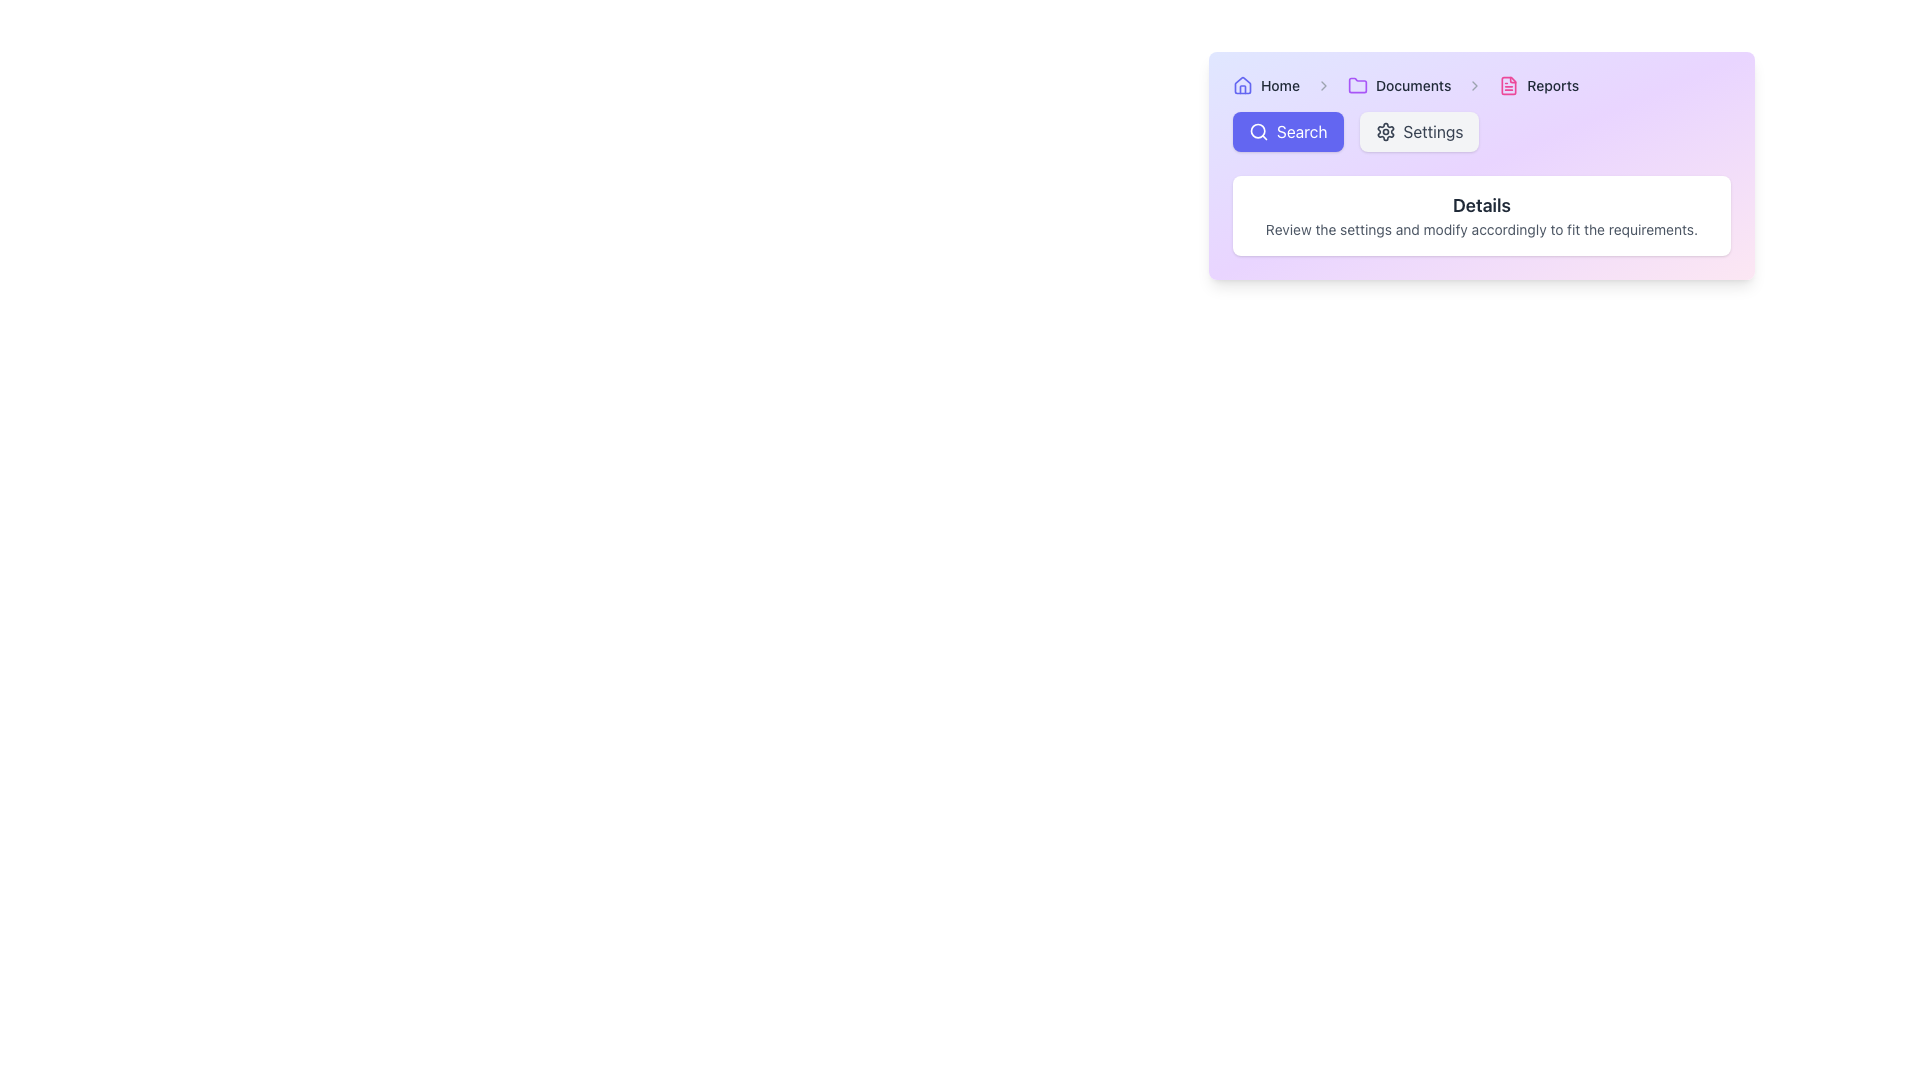 Image resolution: width=1920 pixels, height=1080 pixels. What do you see at coordinates (1358, 84) in the screenshot?
I see `the folder icon located to the left of the 'Documents' text in the navigation breadcrumb, which has a purple color and rounded edges` at bounding box center [1358, 84].